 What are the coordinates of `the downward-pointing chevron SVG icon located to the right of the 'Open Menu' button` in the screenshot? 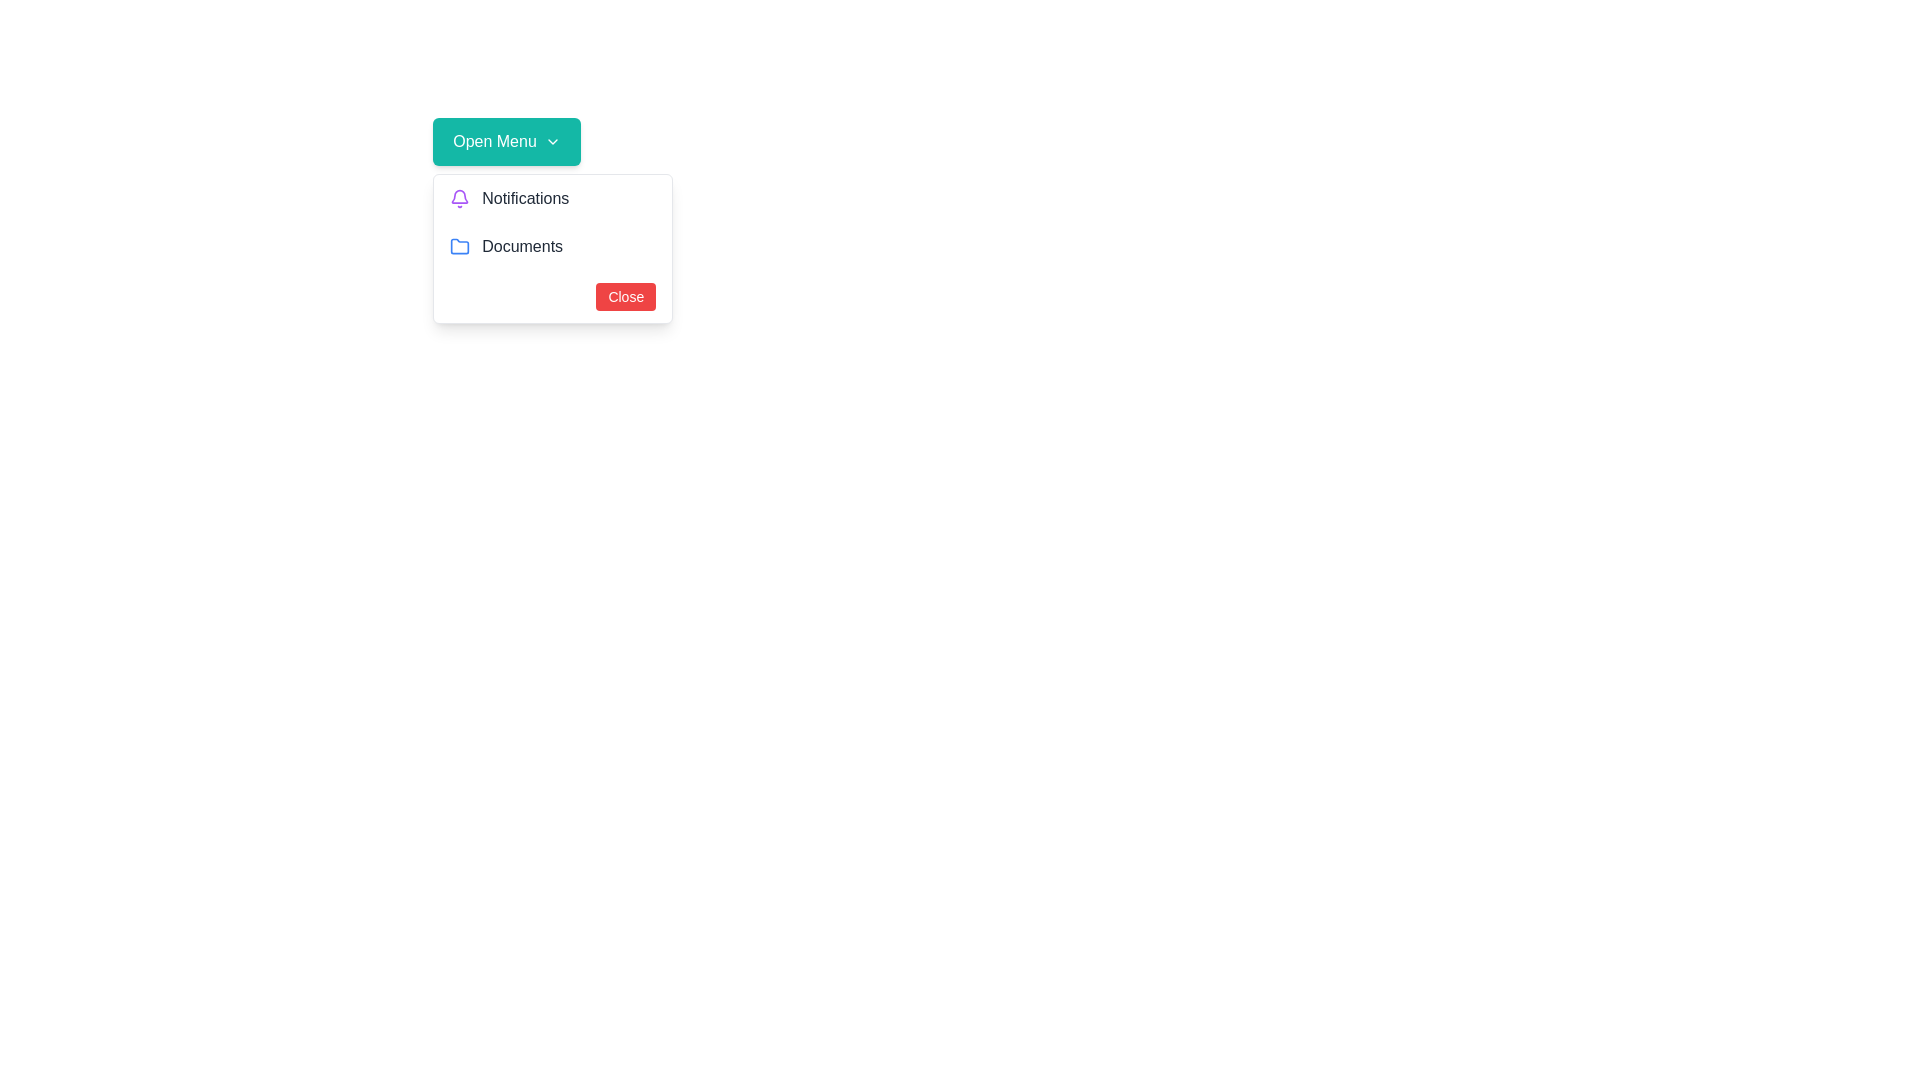 It's located at (552, 141).